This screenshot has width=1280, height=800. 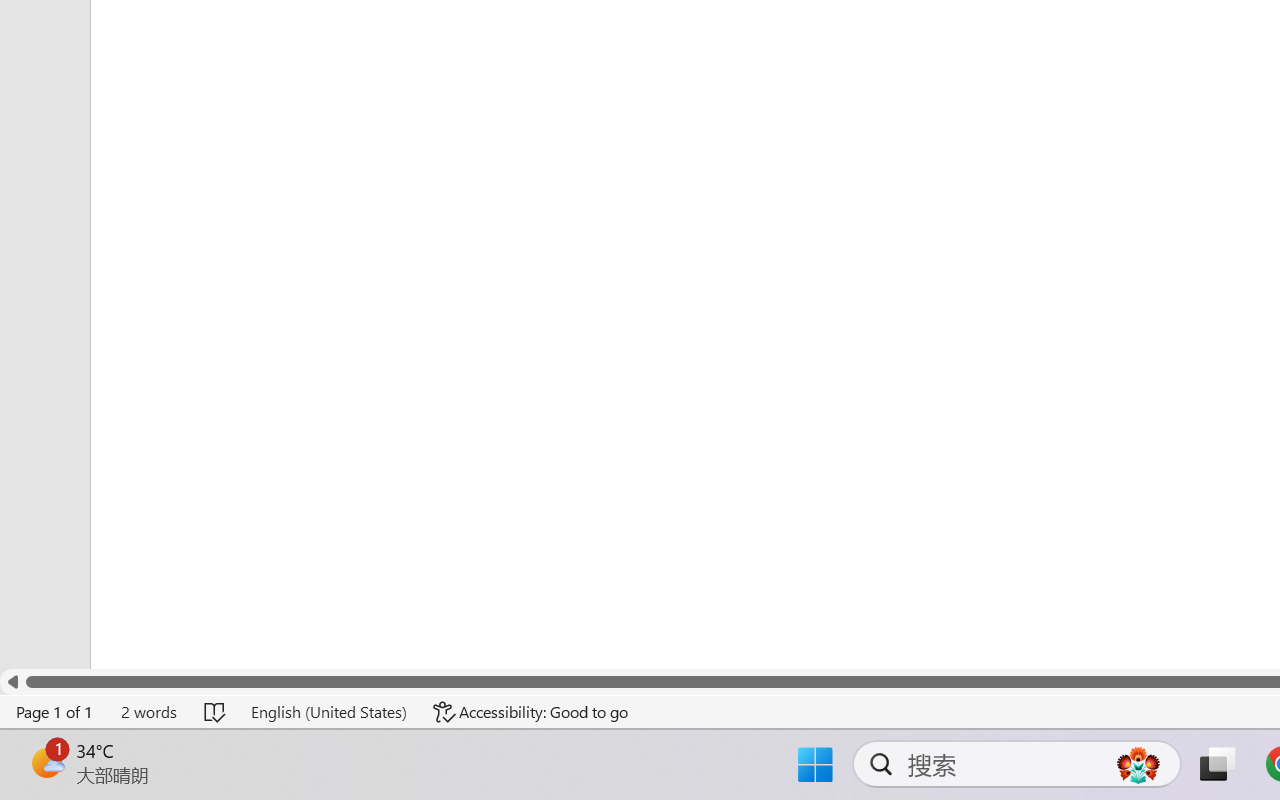 What do you see at coordinates (46, 762) in the screenshot?
I see `'AutomationID: BadgeAnchorLargeTicker'` at bounding box center [46, 762].